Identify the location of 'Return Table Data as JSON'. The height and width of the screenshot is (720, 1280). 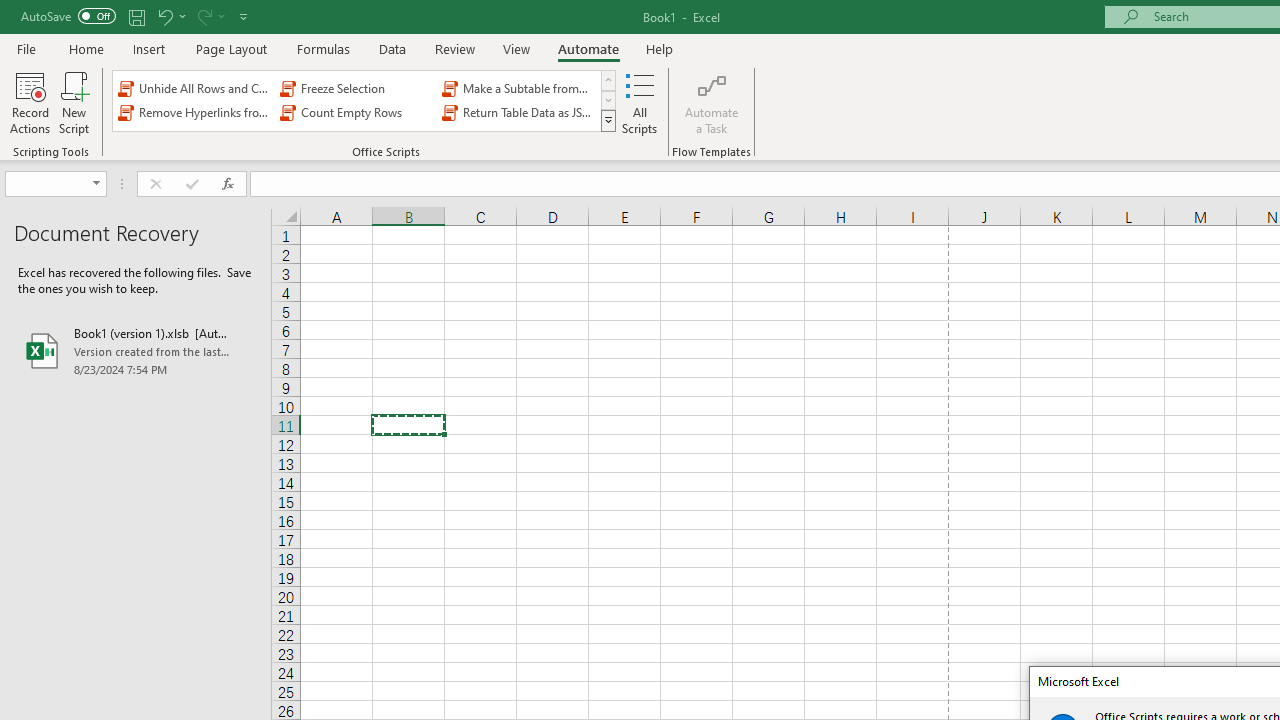
(519, 113).